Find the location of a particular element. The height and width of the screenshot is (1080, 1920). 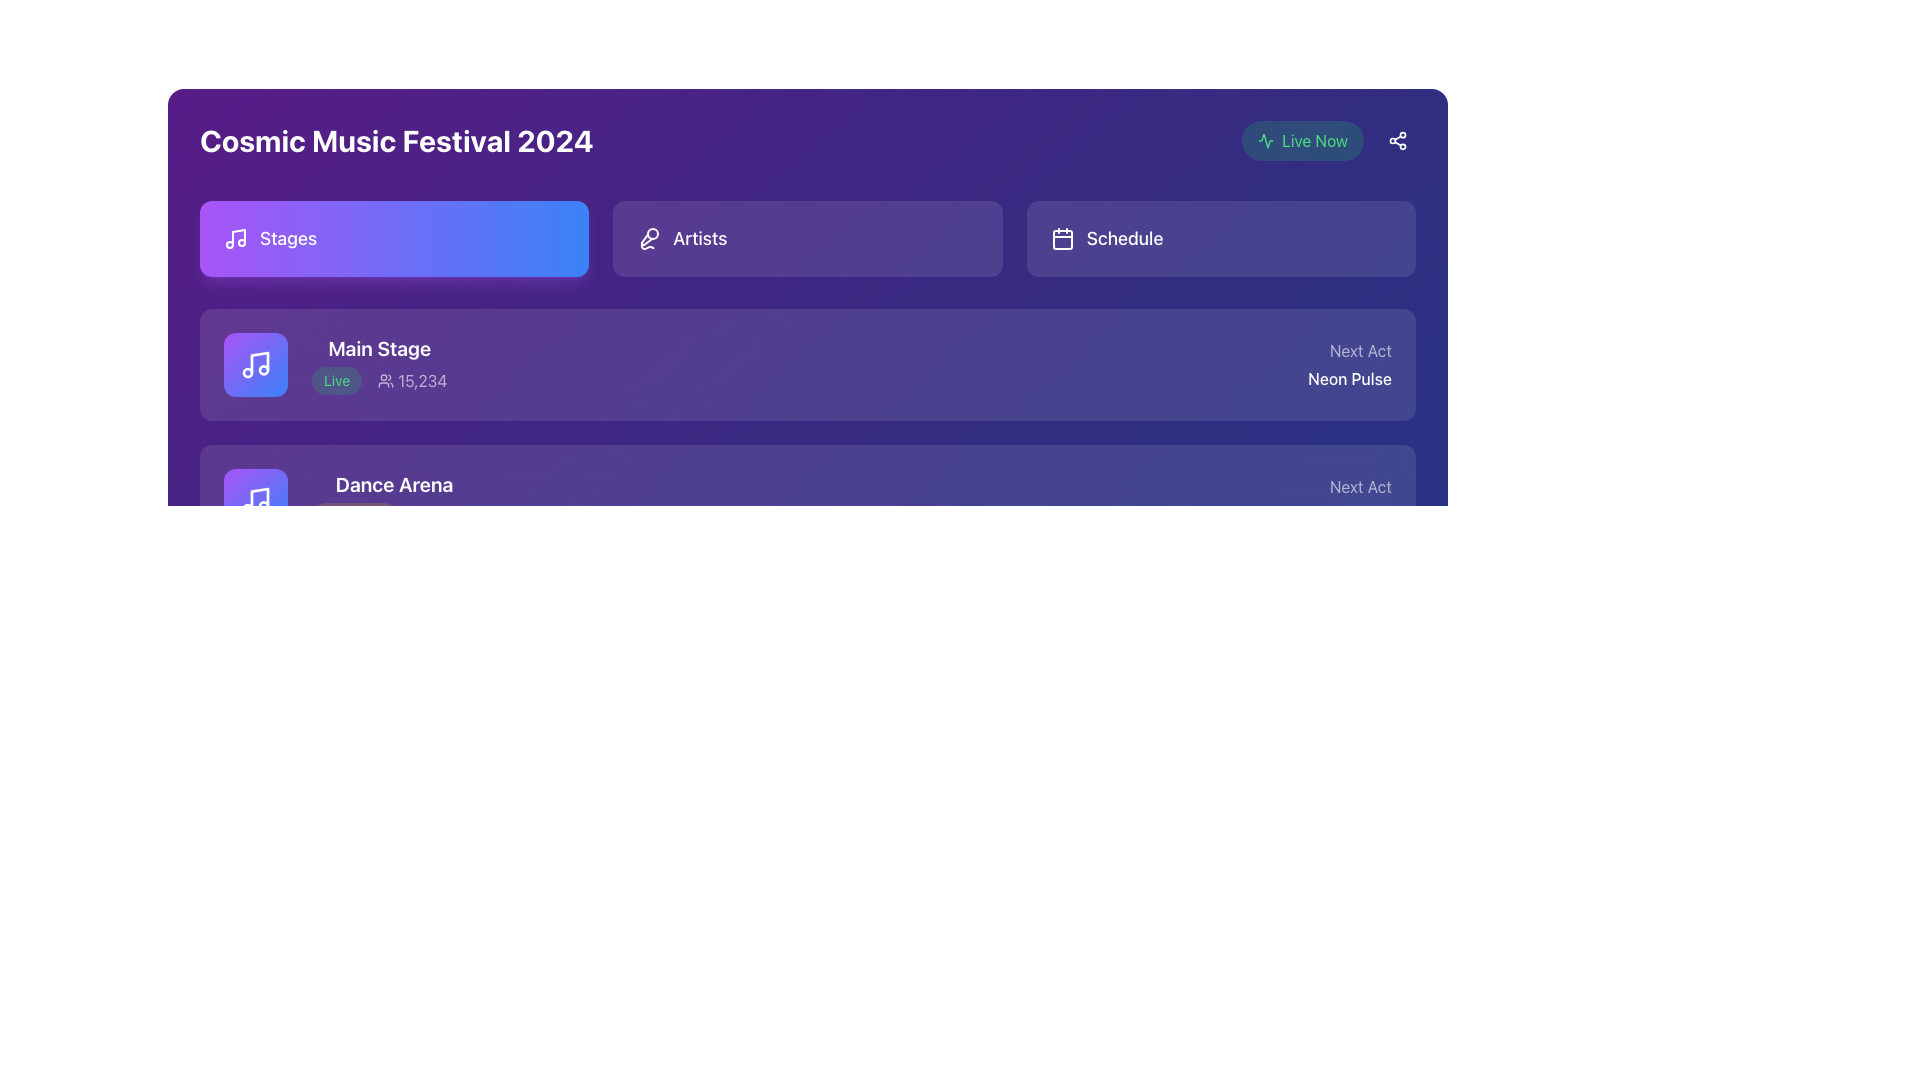

the 'Stages' text label, which serves as a navigation button directing to the 'Stages' section of the application, to potentially reveal additional details or visual effects is located at coordinates (287, 238).